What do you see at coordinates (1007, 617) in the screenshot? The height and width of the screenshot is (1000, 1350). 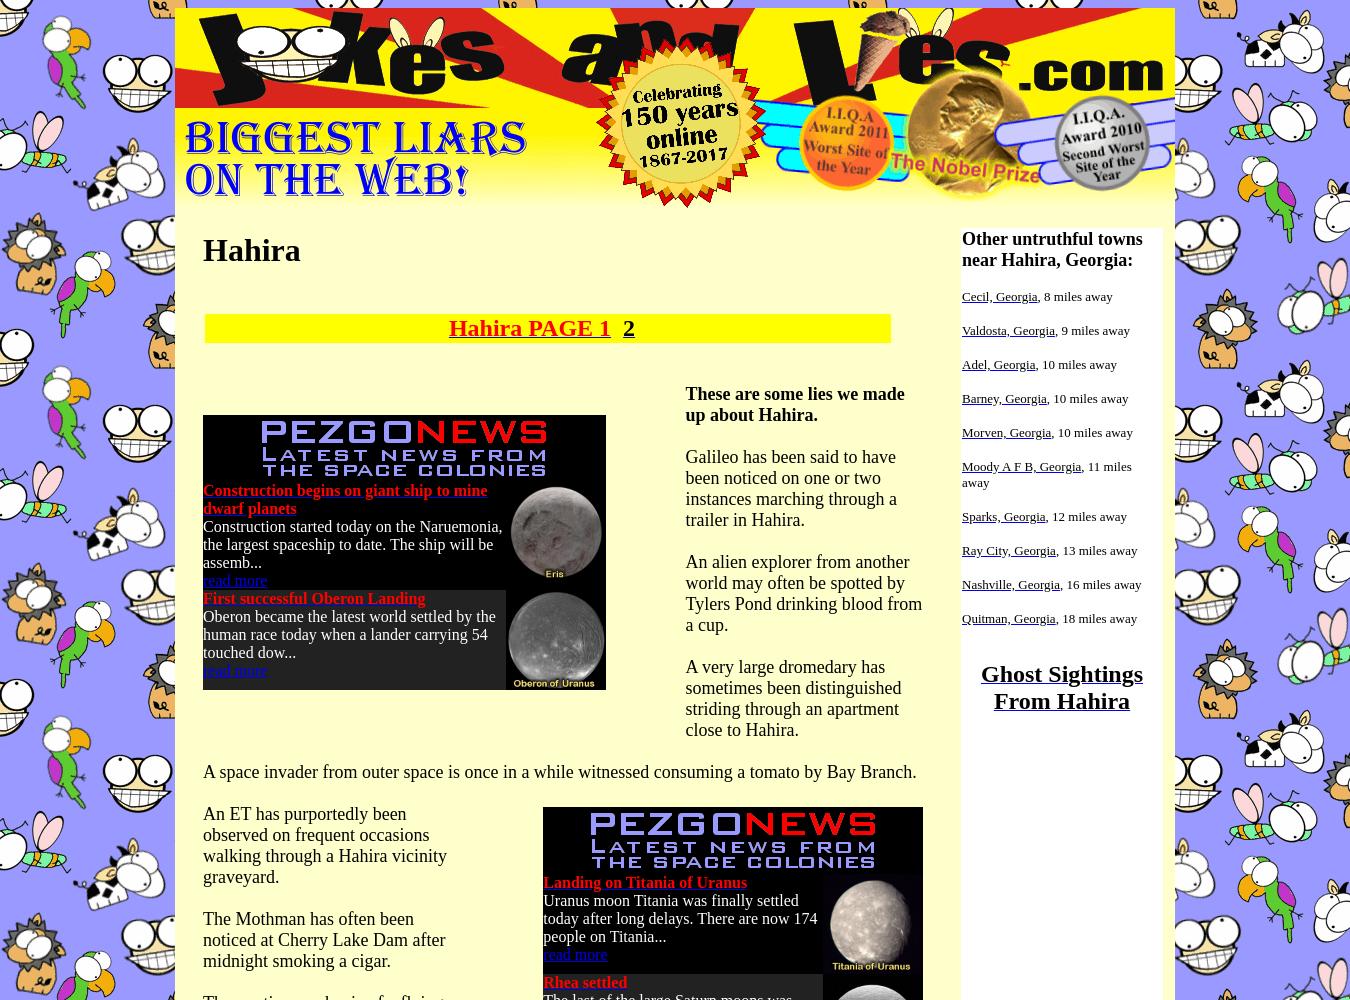 I see `'Quitman, Georgia'` at bounding box center [1007, 617].